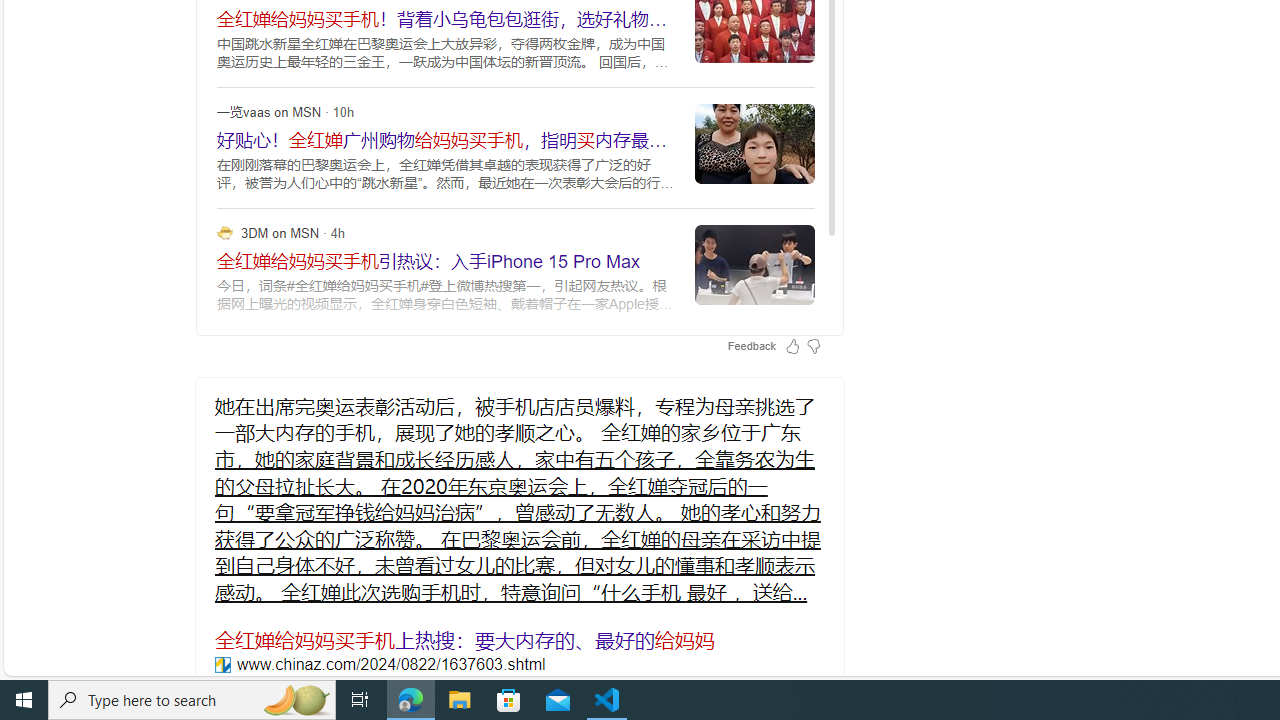  What do you see at coordinates (225, 231) in the screenshot?
I see `'3DM on MSN'` at bounding box center [225, 231].